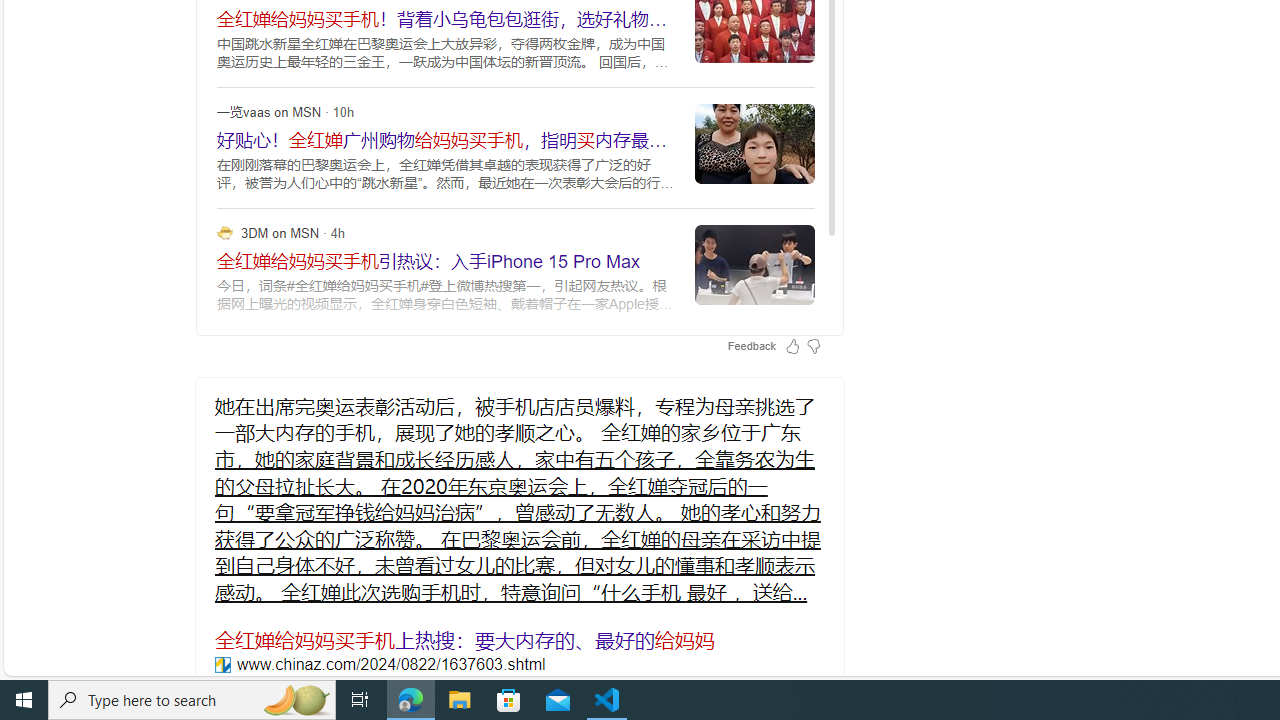  What do you see at coordinates (225, 231) in the screenshot?
I see `'3DM on MSN'` at bounding box center [225, 231].